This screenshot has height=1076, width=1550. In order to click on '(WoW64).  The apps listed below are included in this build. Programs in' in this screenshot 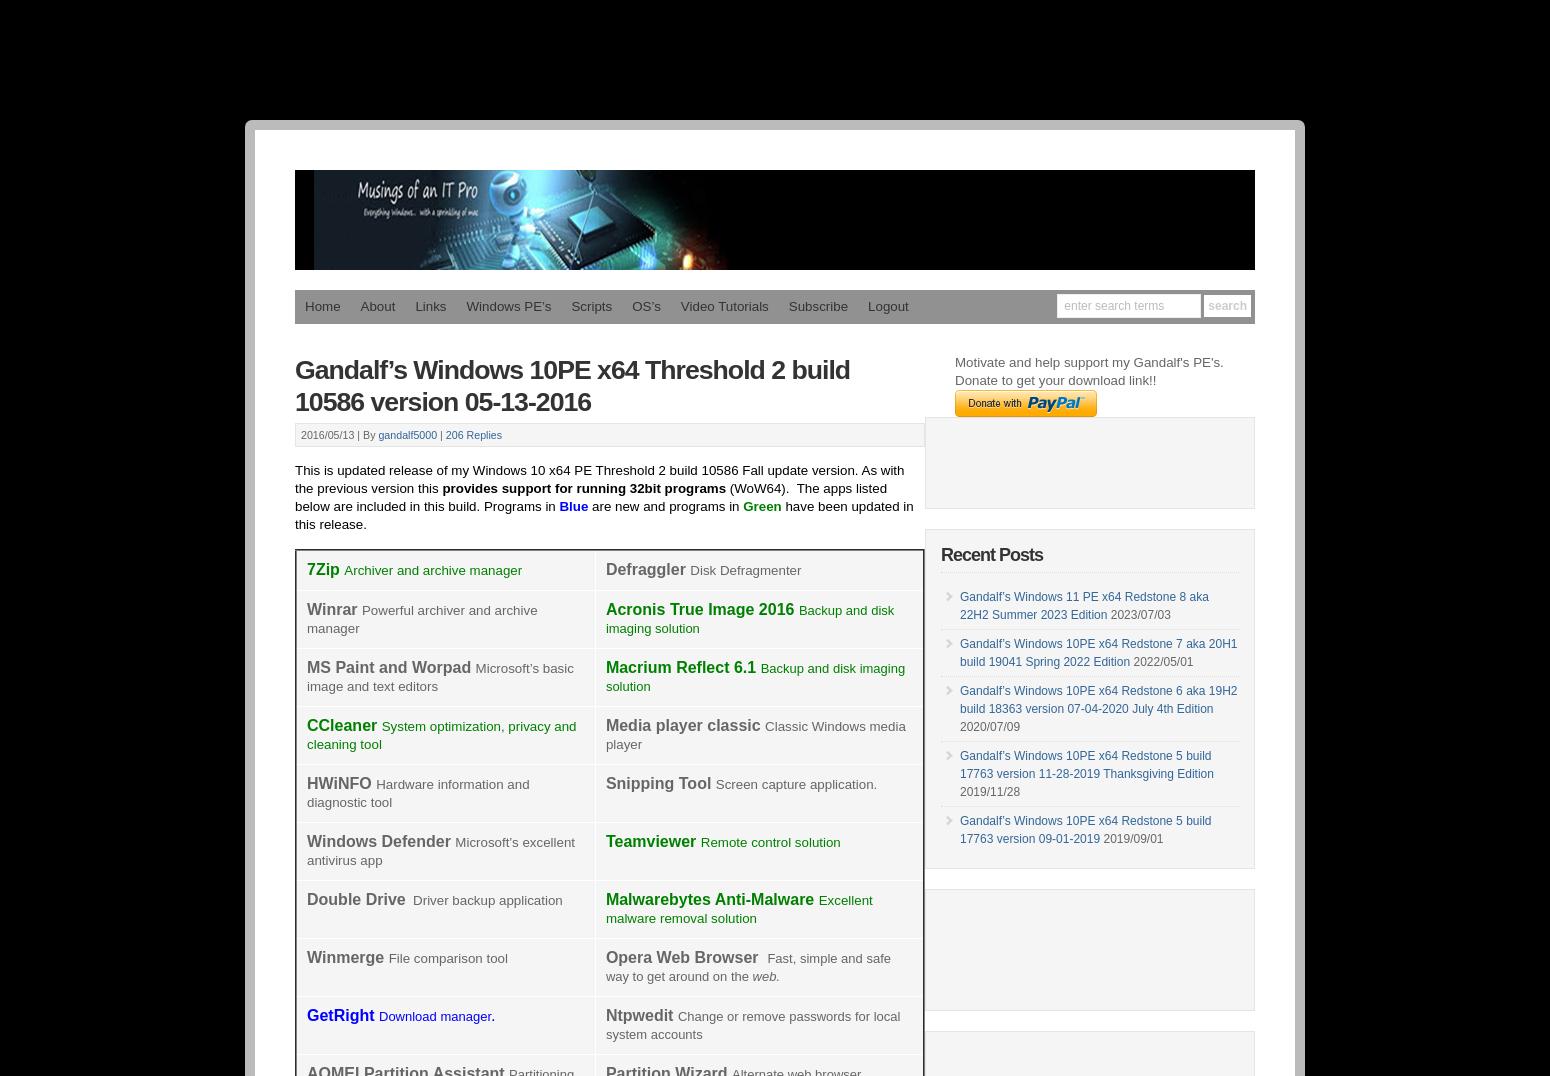, I will do `click(591, 497)`.